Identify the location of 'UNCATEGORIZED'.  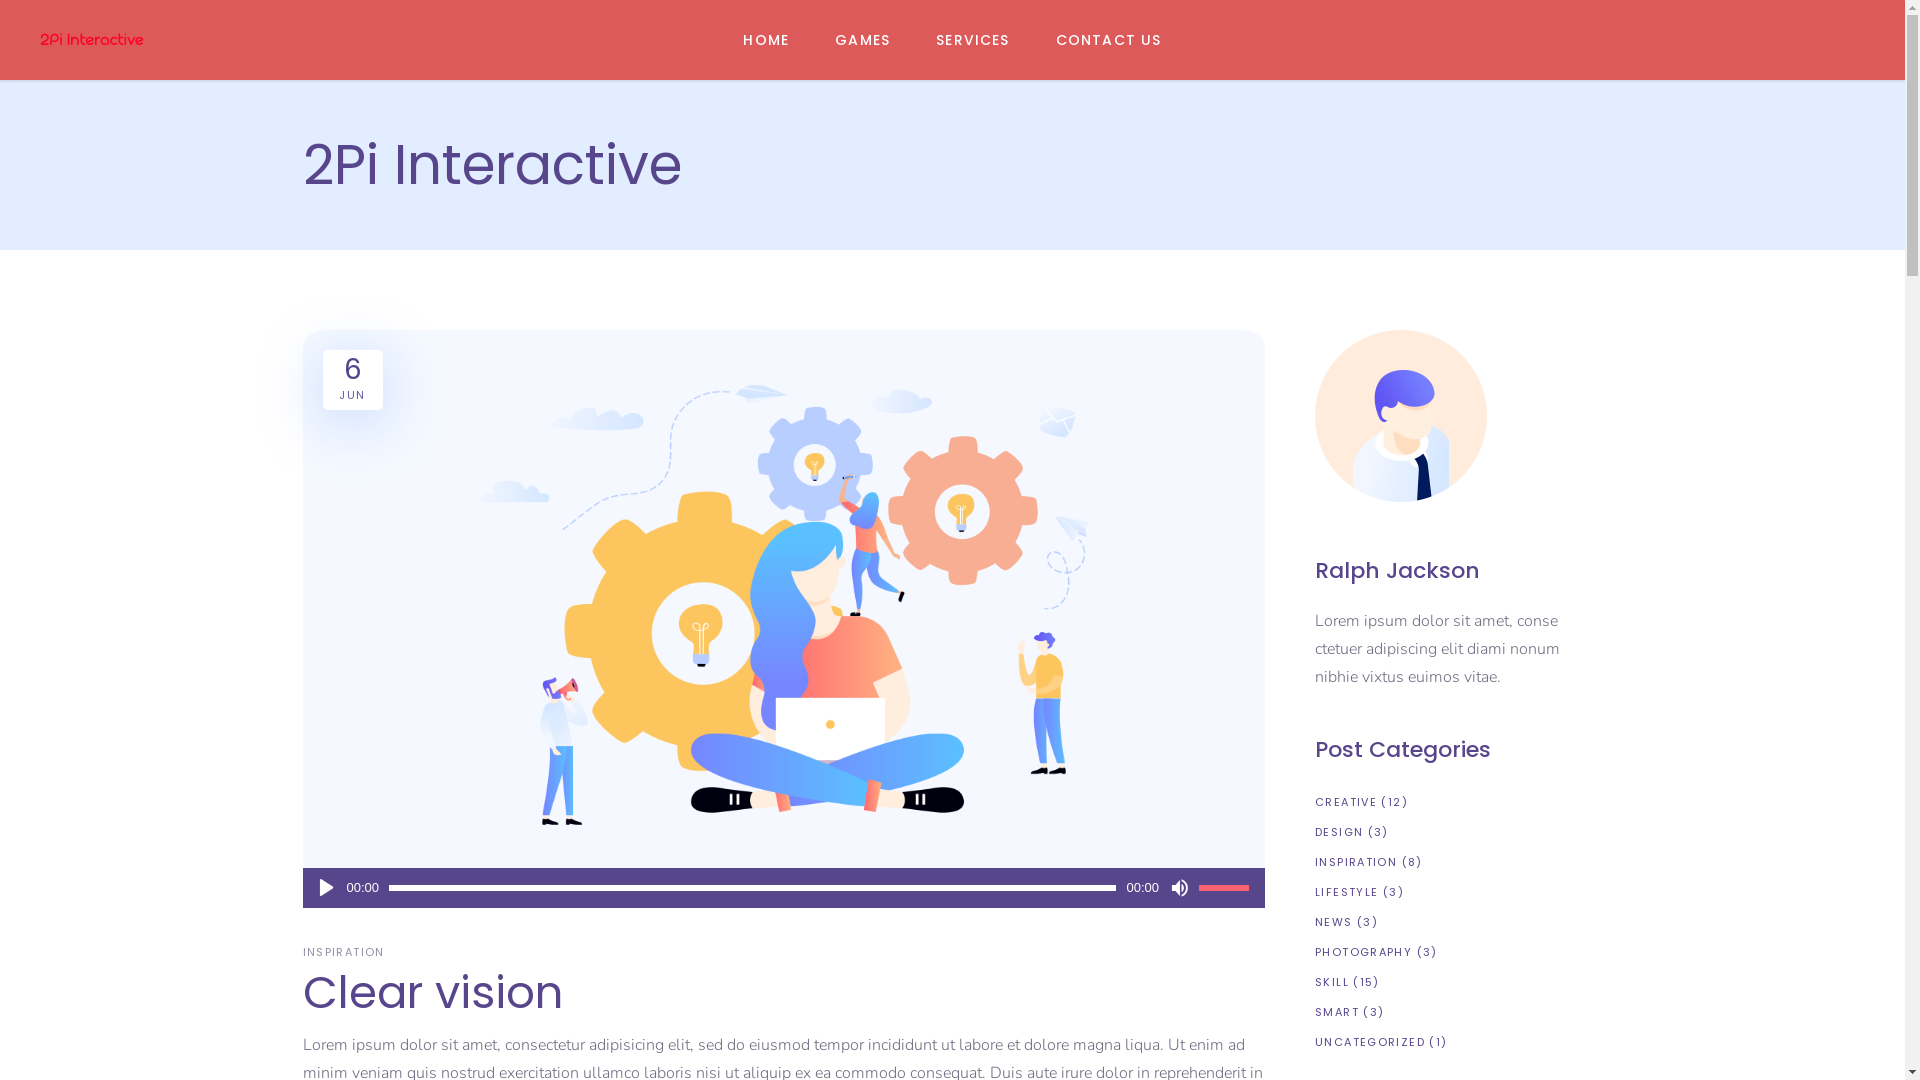
(1315, 1040).